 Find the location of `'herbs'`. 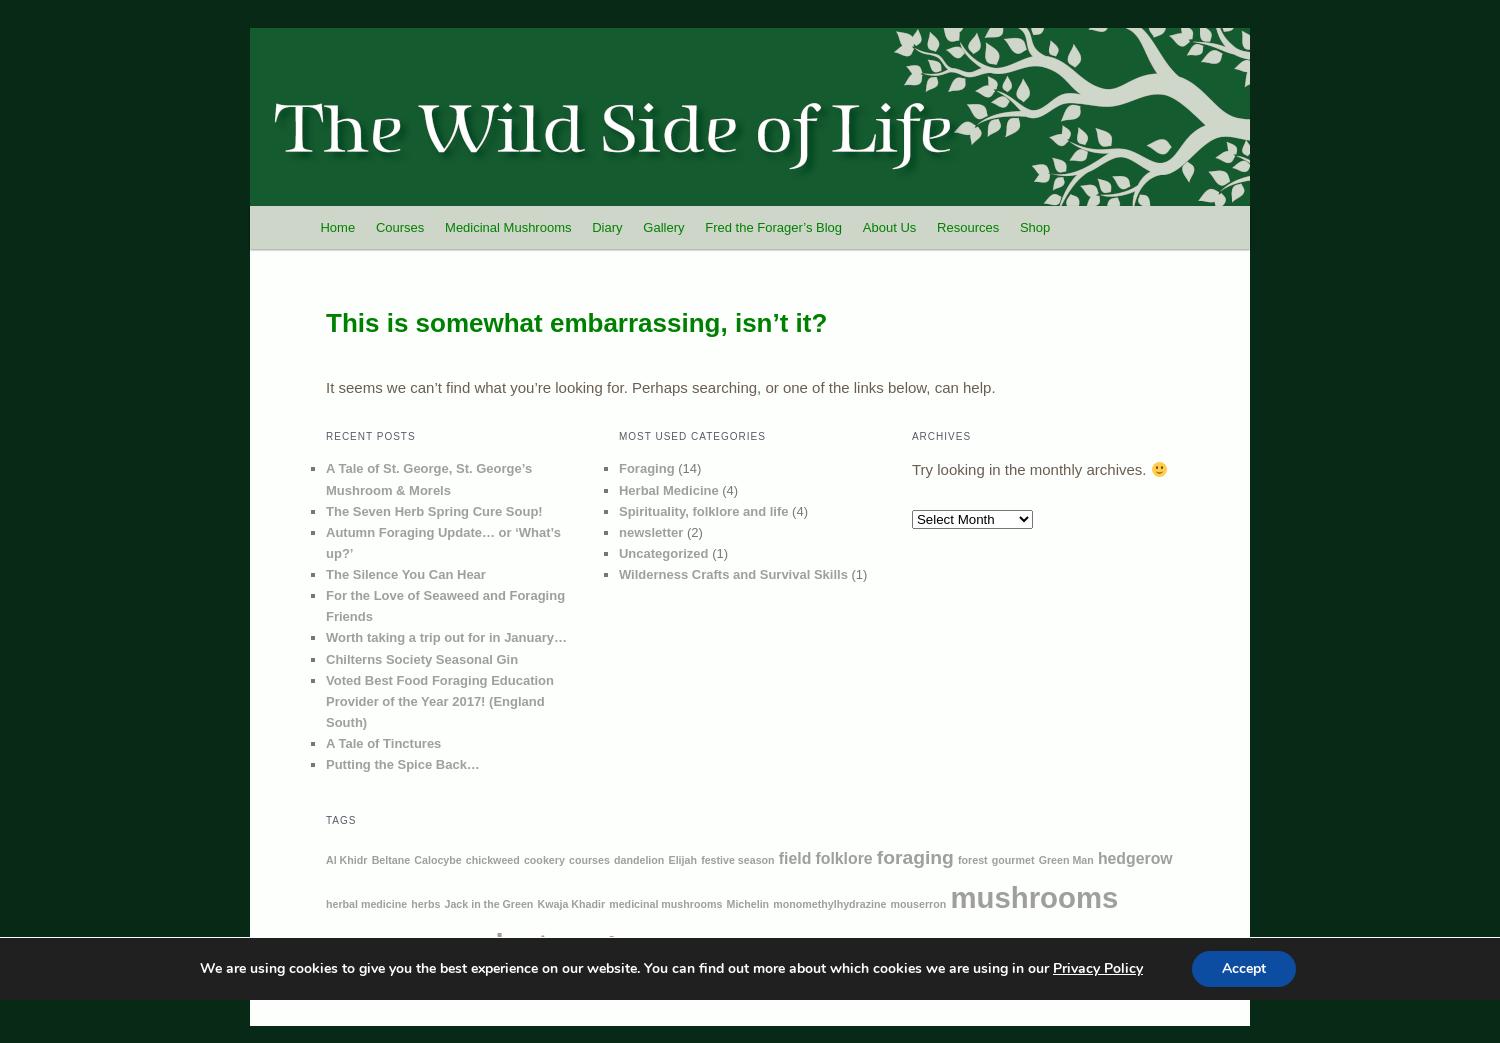

'herbs' is located at coordinates (411, 902).